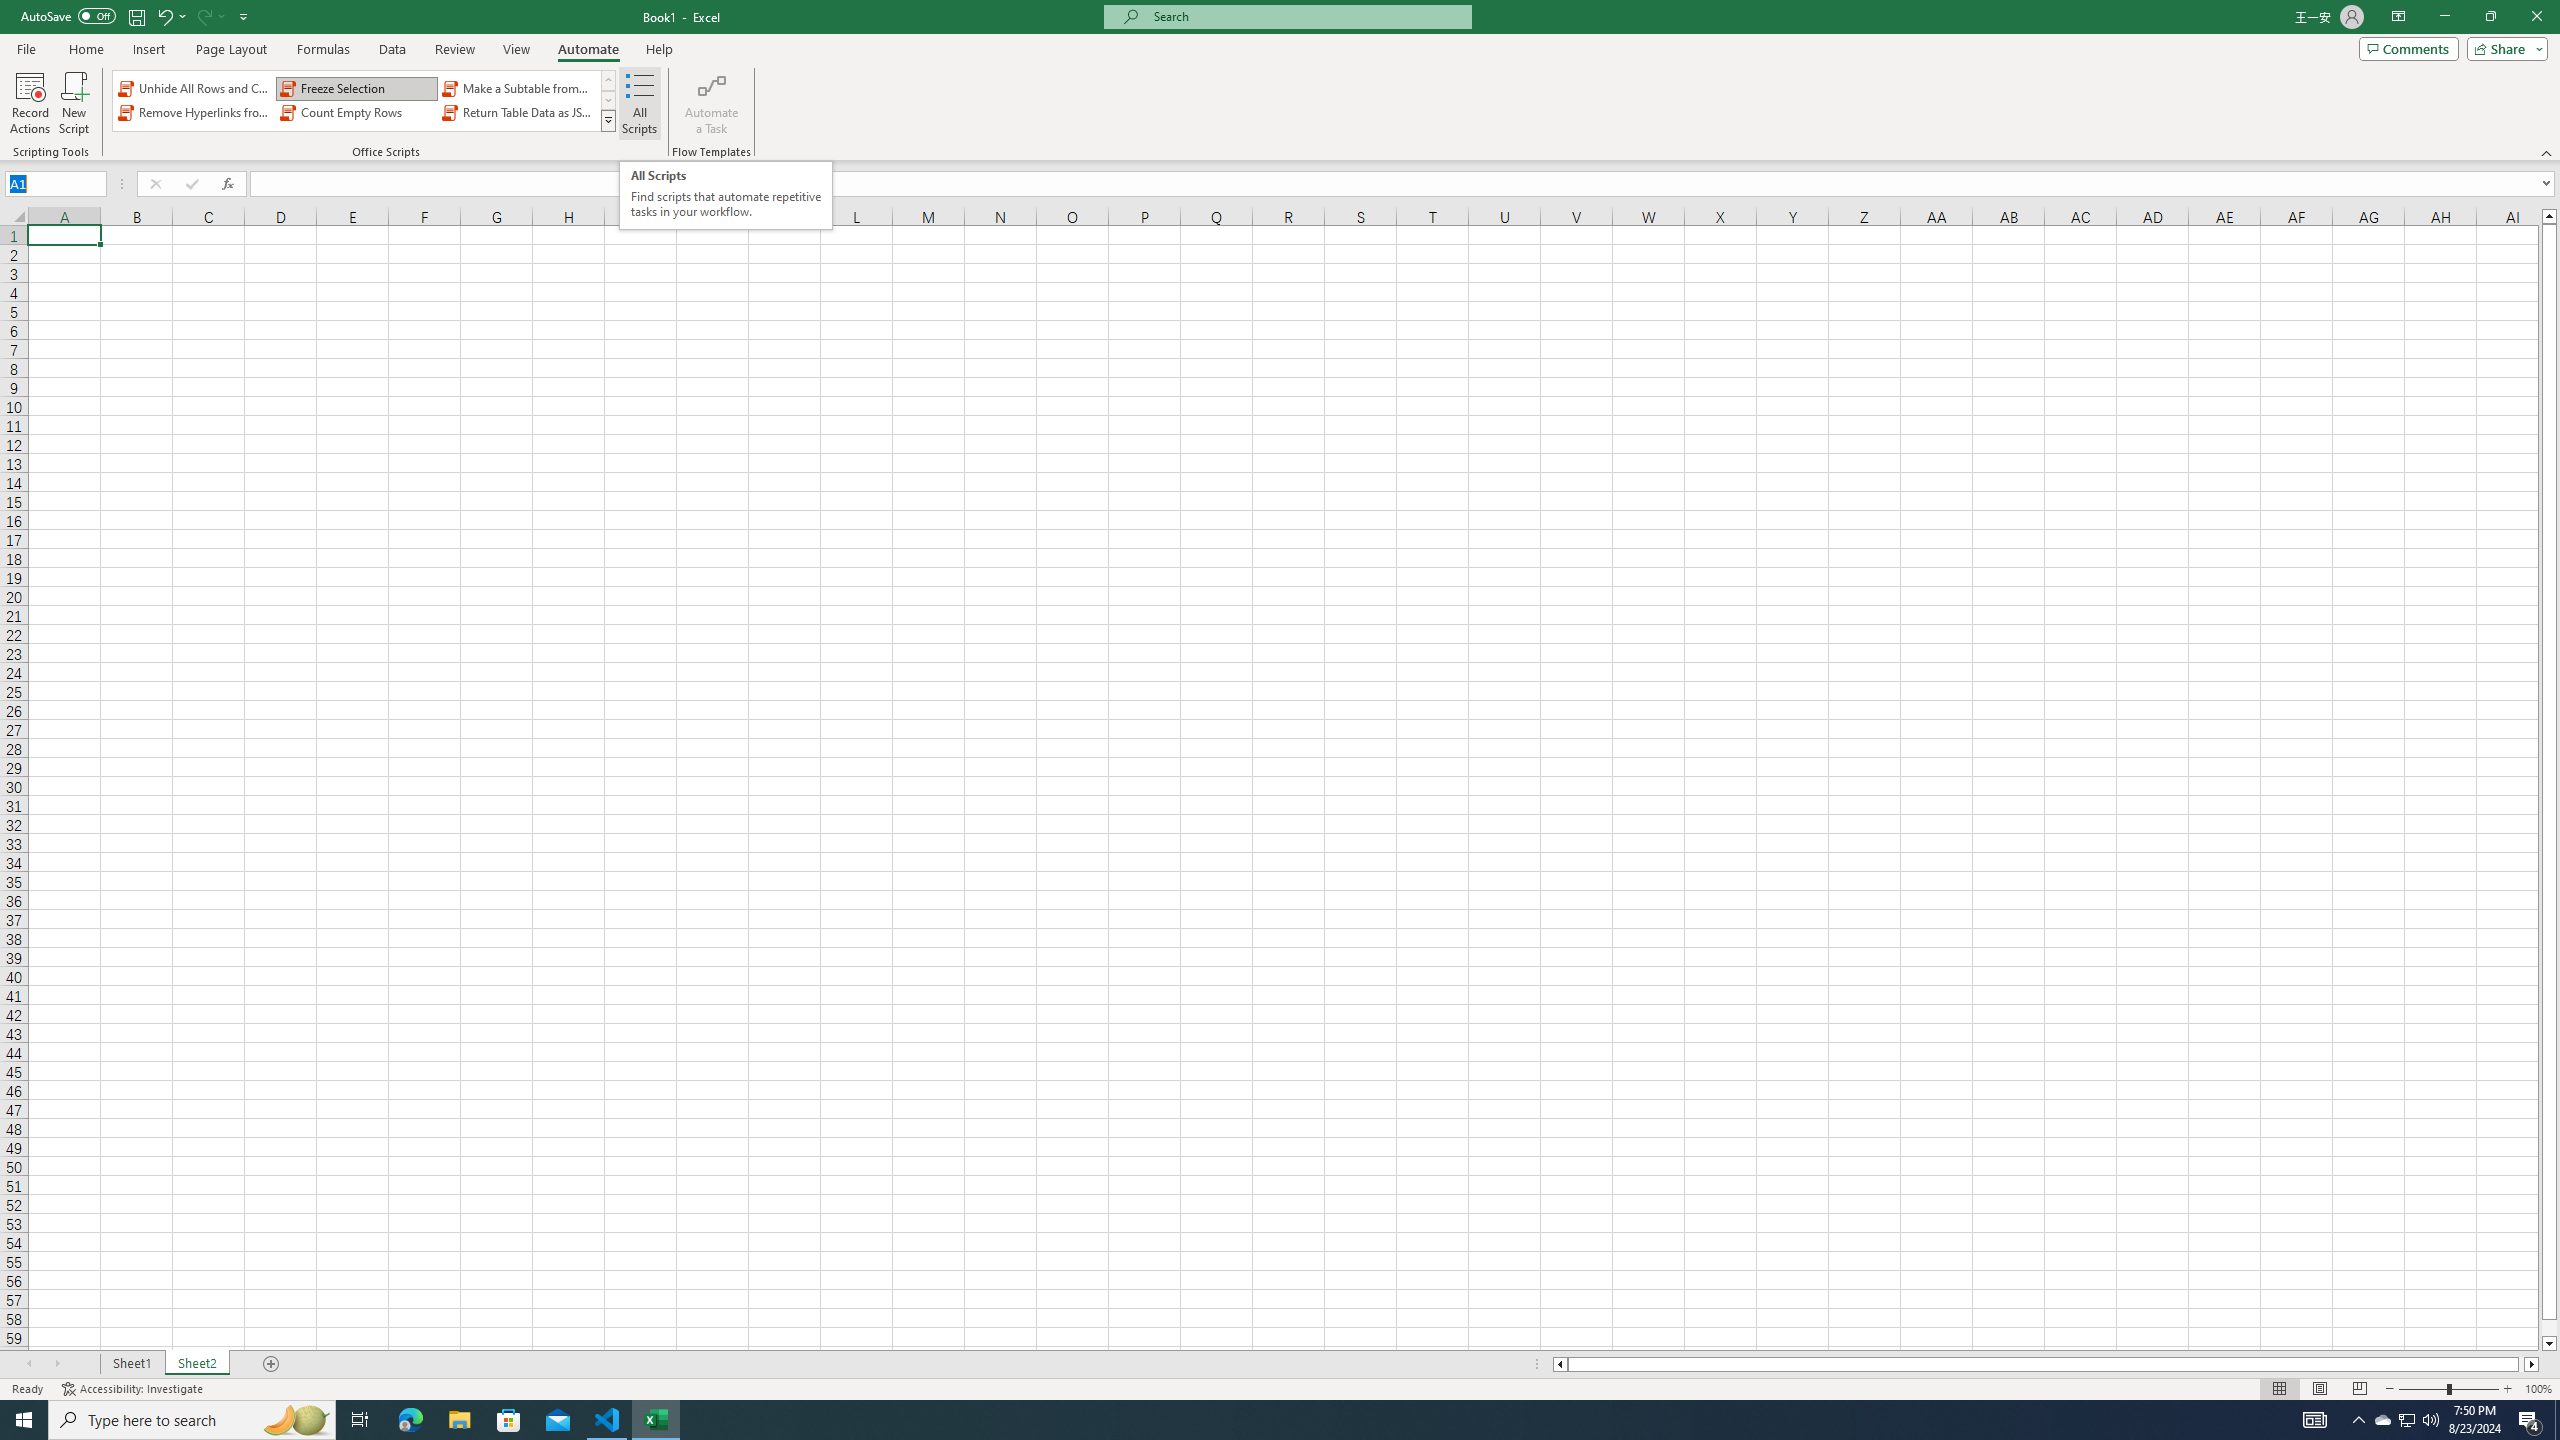  Describe the element at coordinates (2422, 1389) in the screenshot. I see `'Zoom Out'` at that location.